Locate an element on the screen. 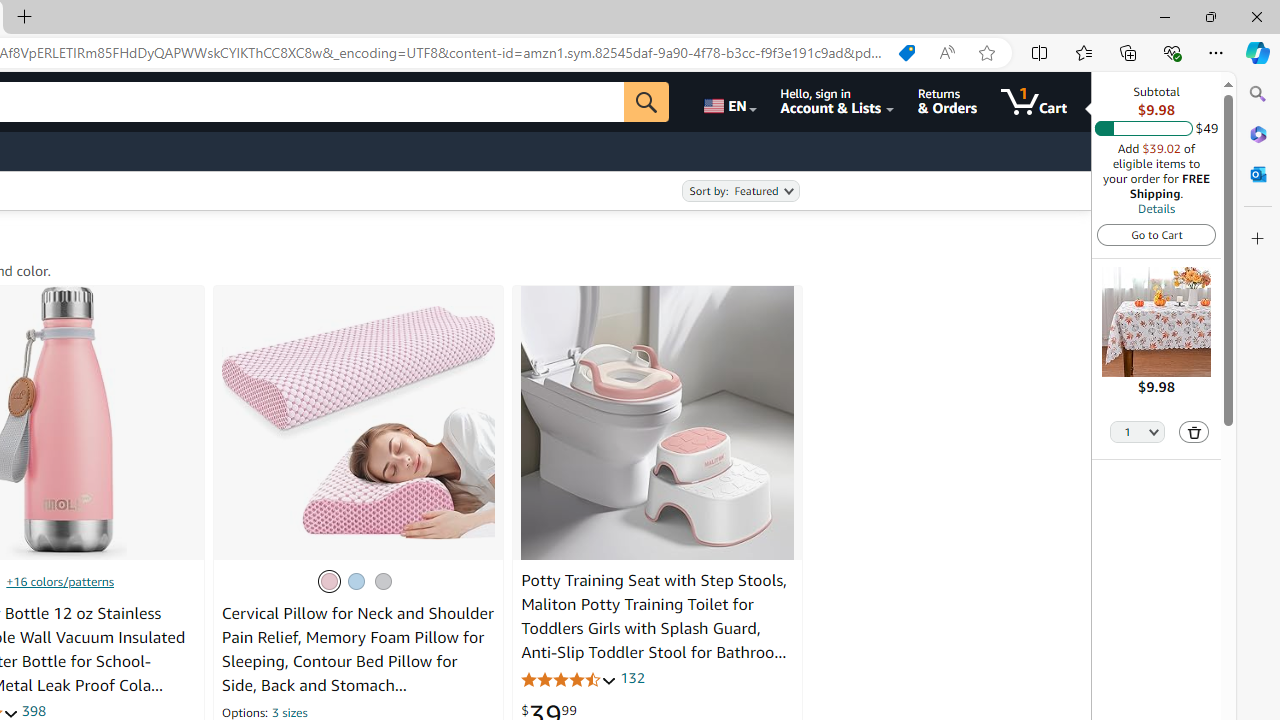 This screenshot has width=1280, height=720. '132' is located at coordinates (631, 677).